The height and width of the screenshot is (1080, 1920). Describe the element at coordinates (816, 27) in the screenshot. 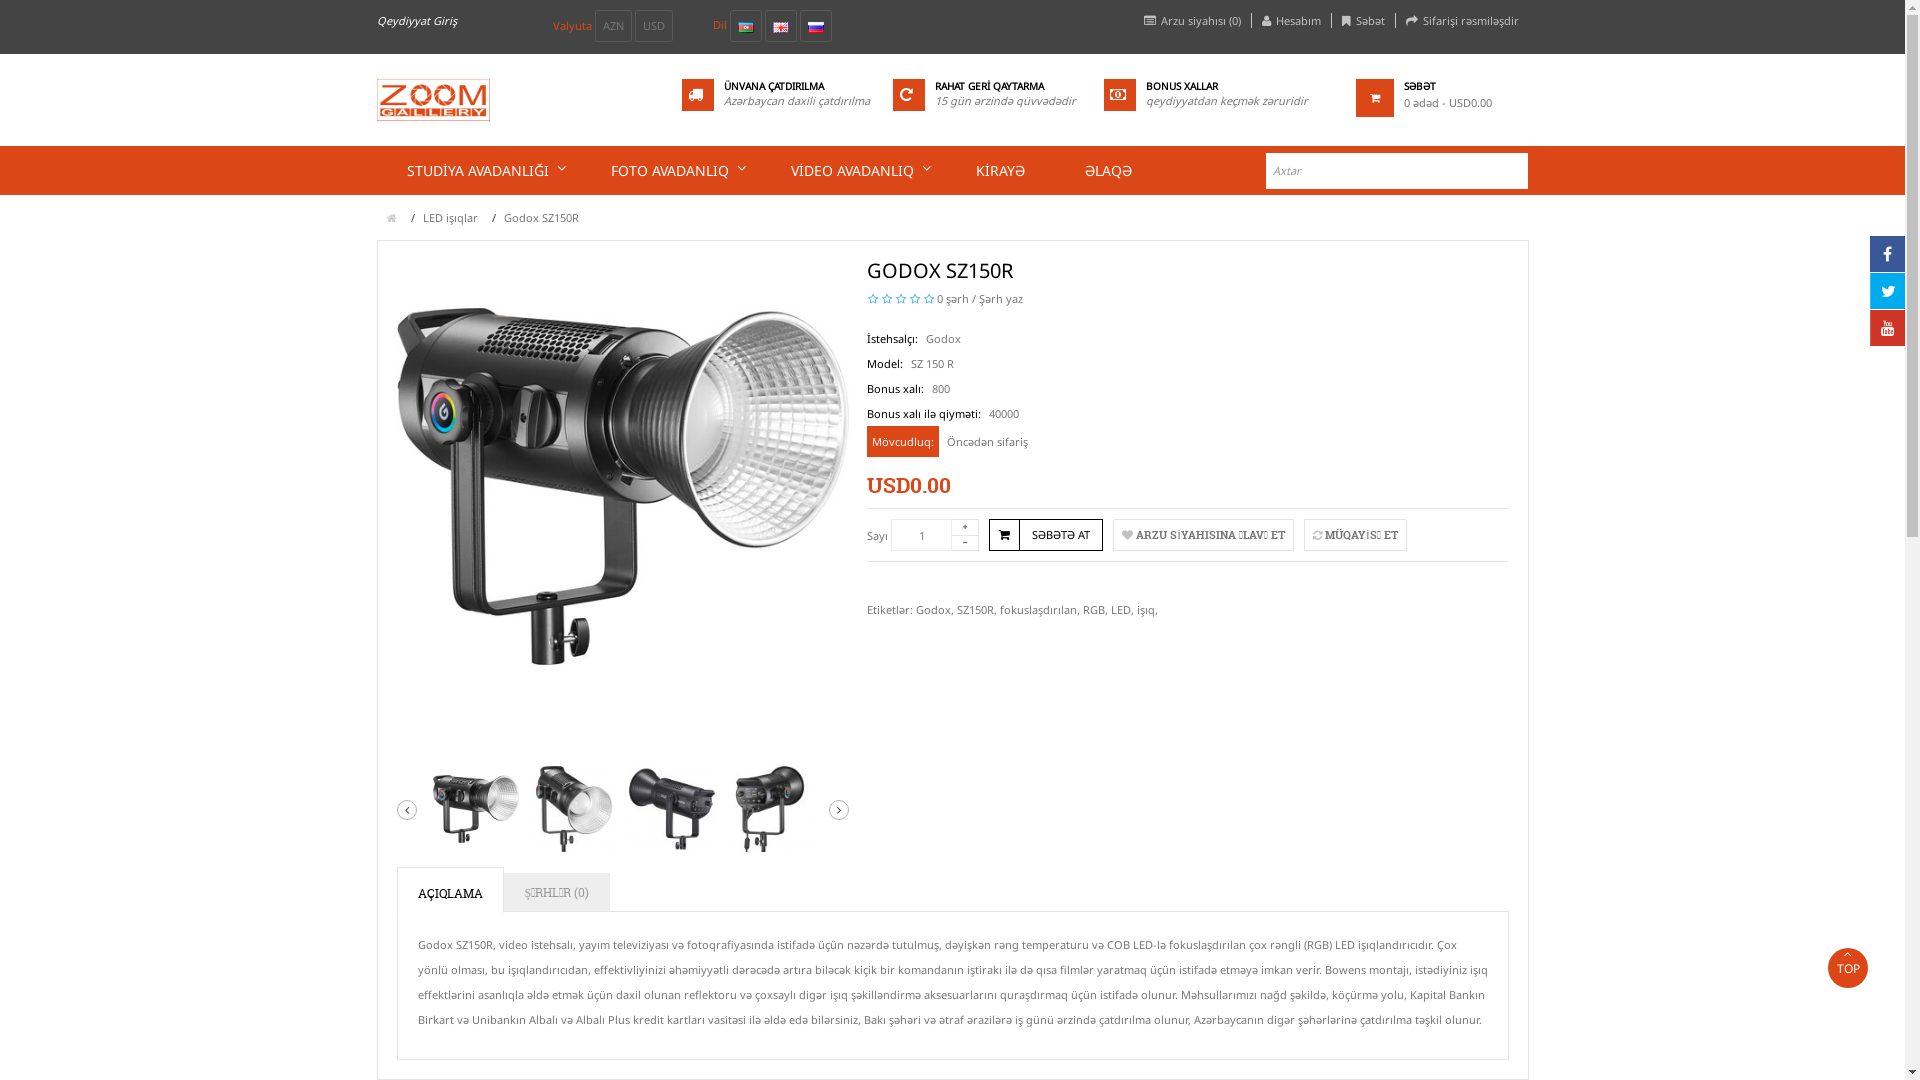

I see `'Russian'` at that location.